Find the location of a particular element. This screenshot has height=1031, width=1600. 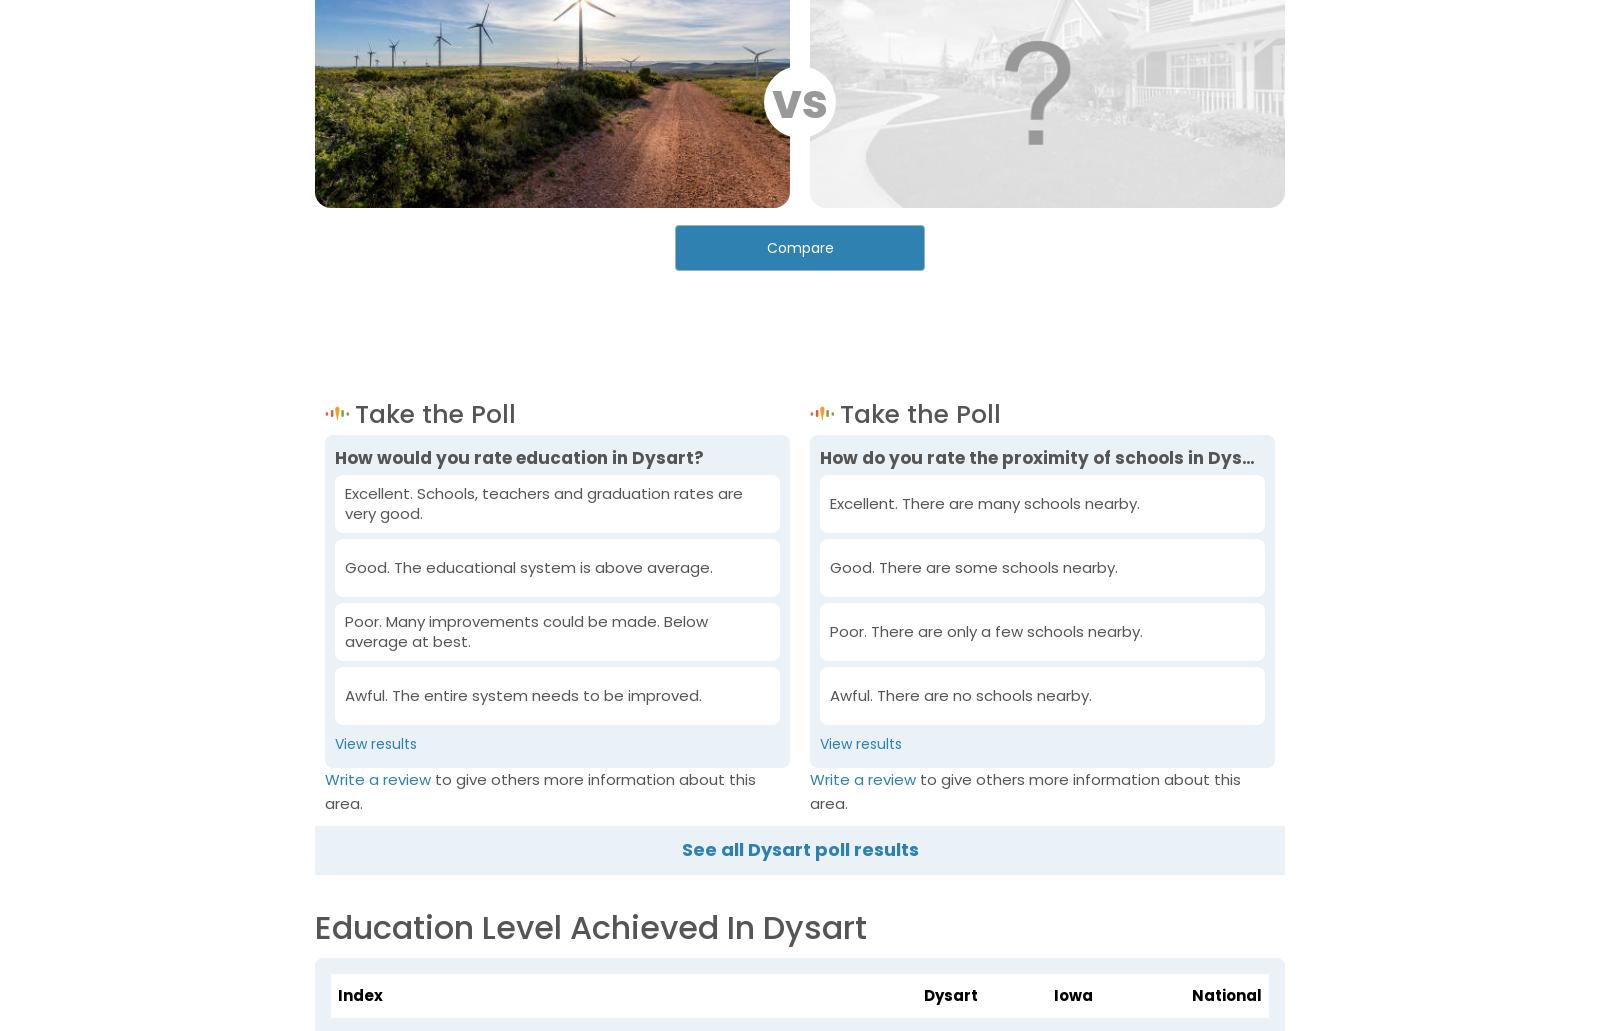

'How would you rate education in Dysart?' is located at coordinates (518, 457).